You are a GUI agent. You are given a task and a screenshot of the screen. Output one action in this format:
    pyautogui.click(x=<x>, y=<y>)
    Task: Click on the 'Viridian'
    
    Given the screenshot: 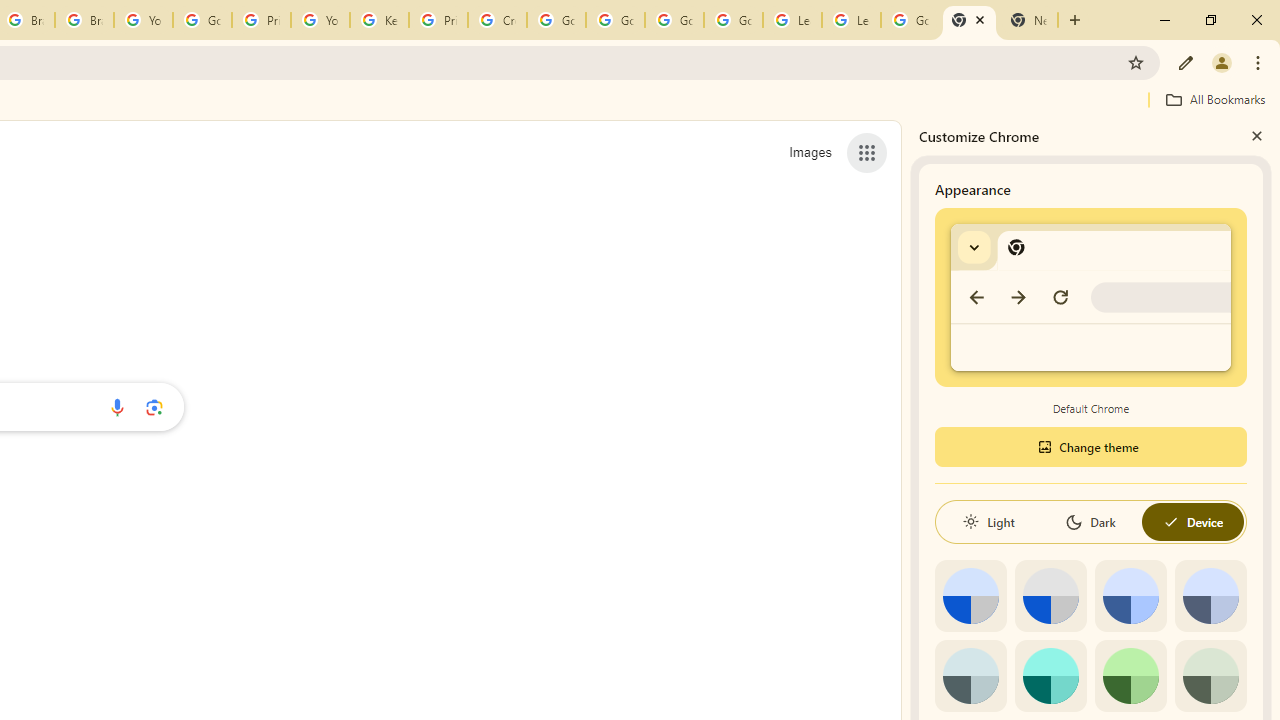 What is the action you would take?
    pyautogui.click(x=1209, y=675)
    